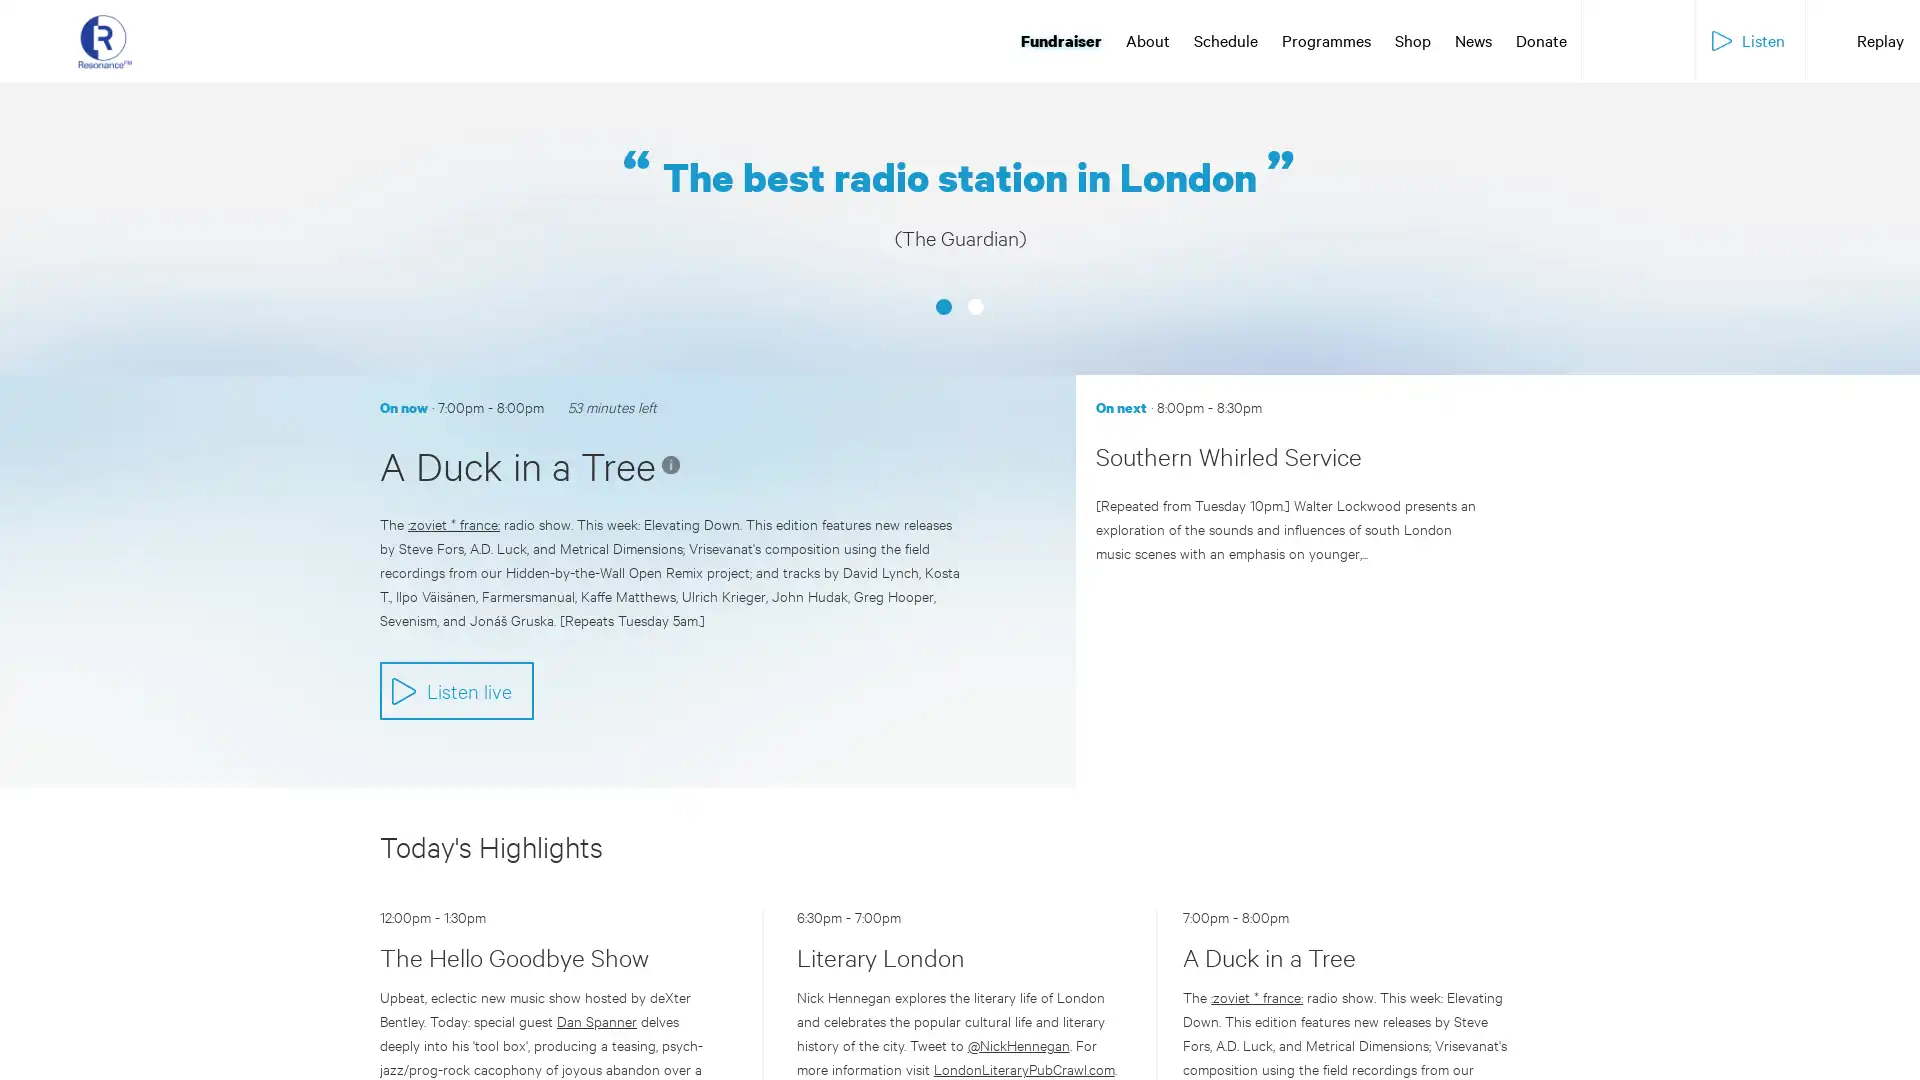 The height and width of the screenshot is (1080, 1920). What do you see at coordinates (975, 250) in the screenshot?
I see `2` at bounding box center [975, 250].